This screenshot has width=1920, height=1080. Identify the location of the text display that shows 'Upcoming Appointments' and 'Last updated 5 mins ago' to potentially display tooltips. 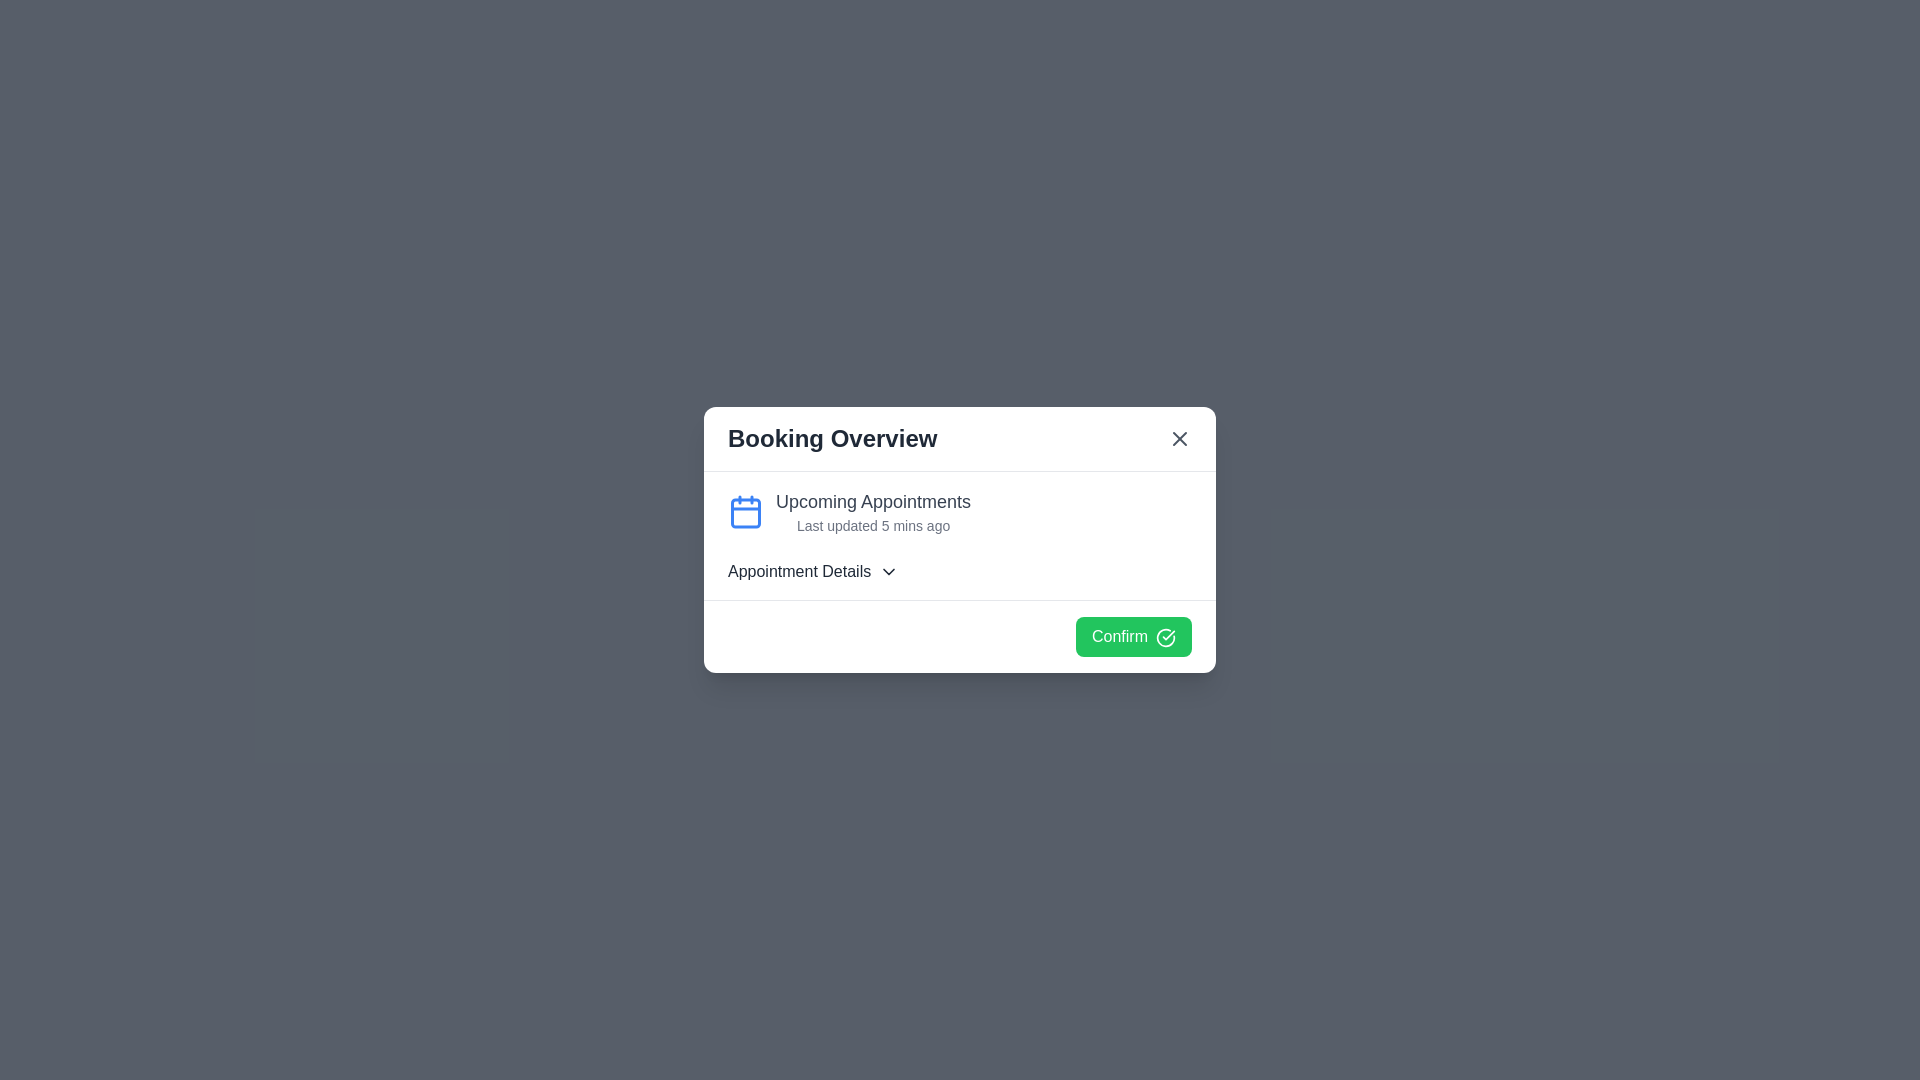
(873, 511).